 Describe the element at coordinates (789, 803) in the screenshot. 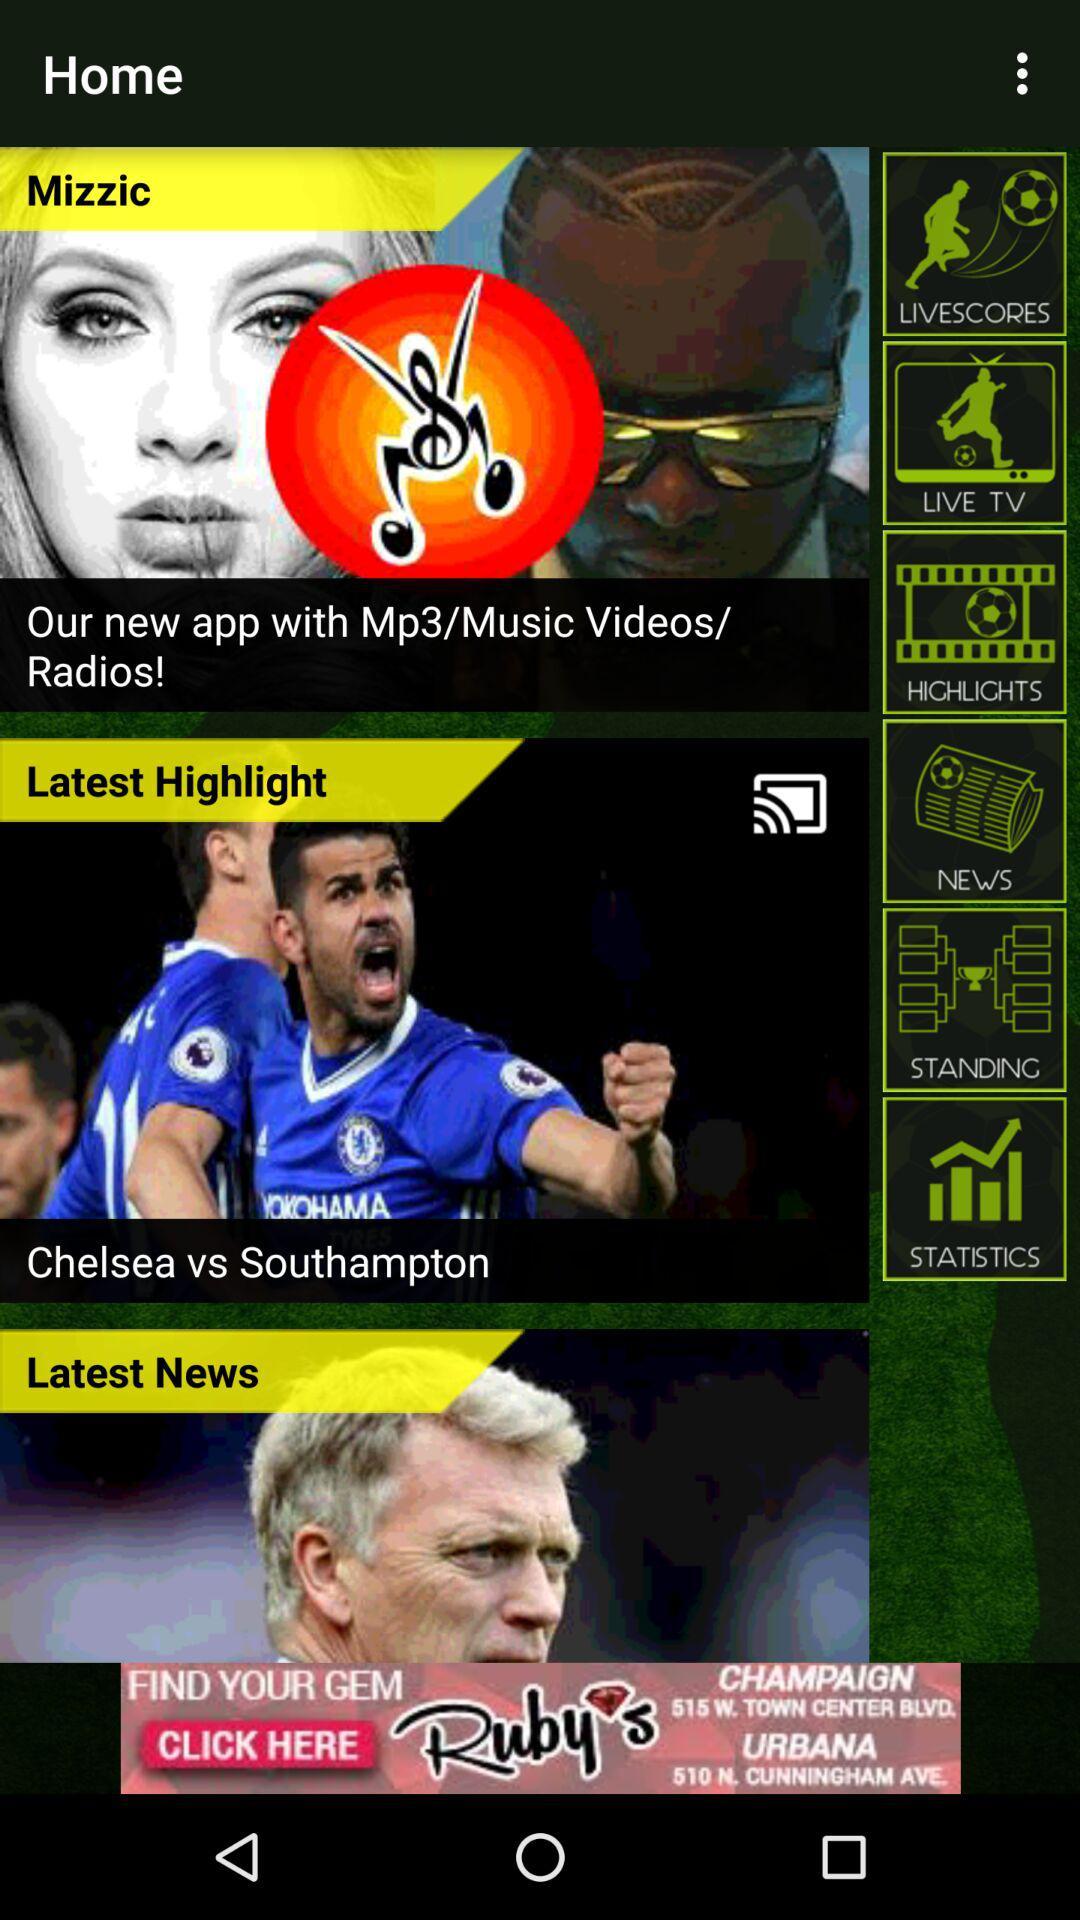

I see `cast to other device` at that location.